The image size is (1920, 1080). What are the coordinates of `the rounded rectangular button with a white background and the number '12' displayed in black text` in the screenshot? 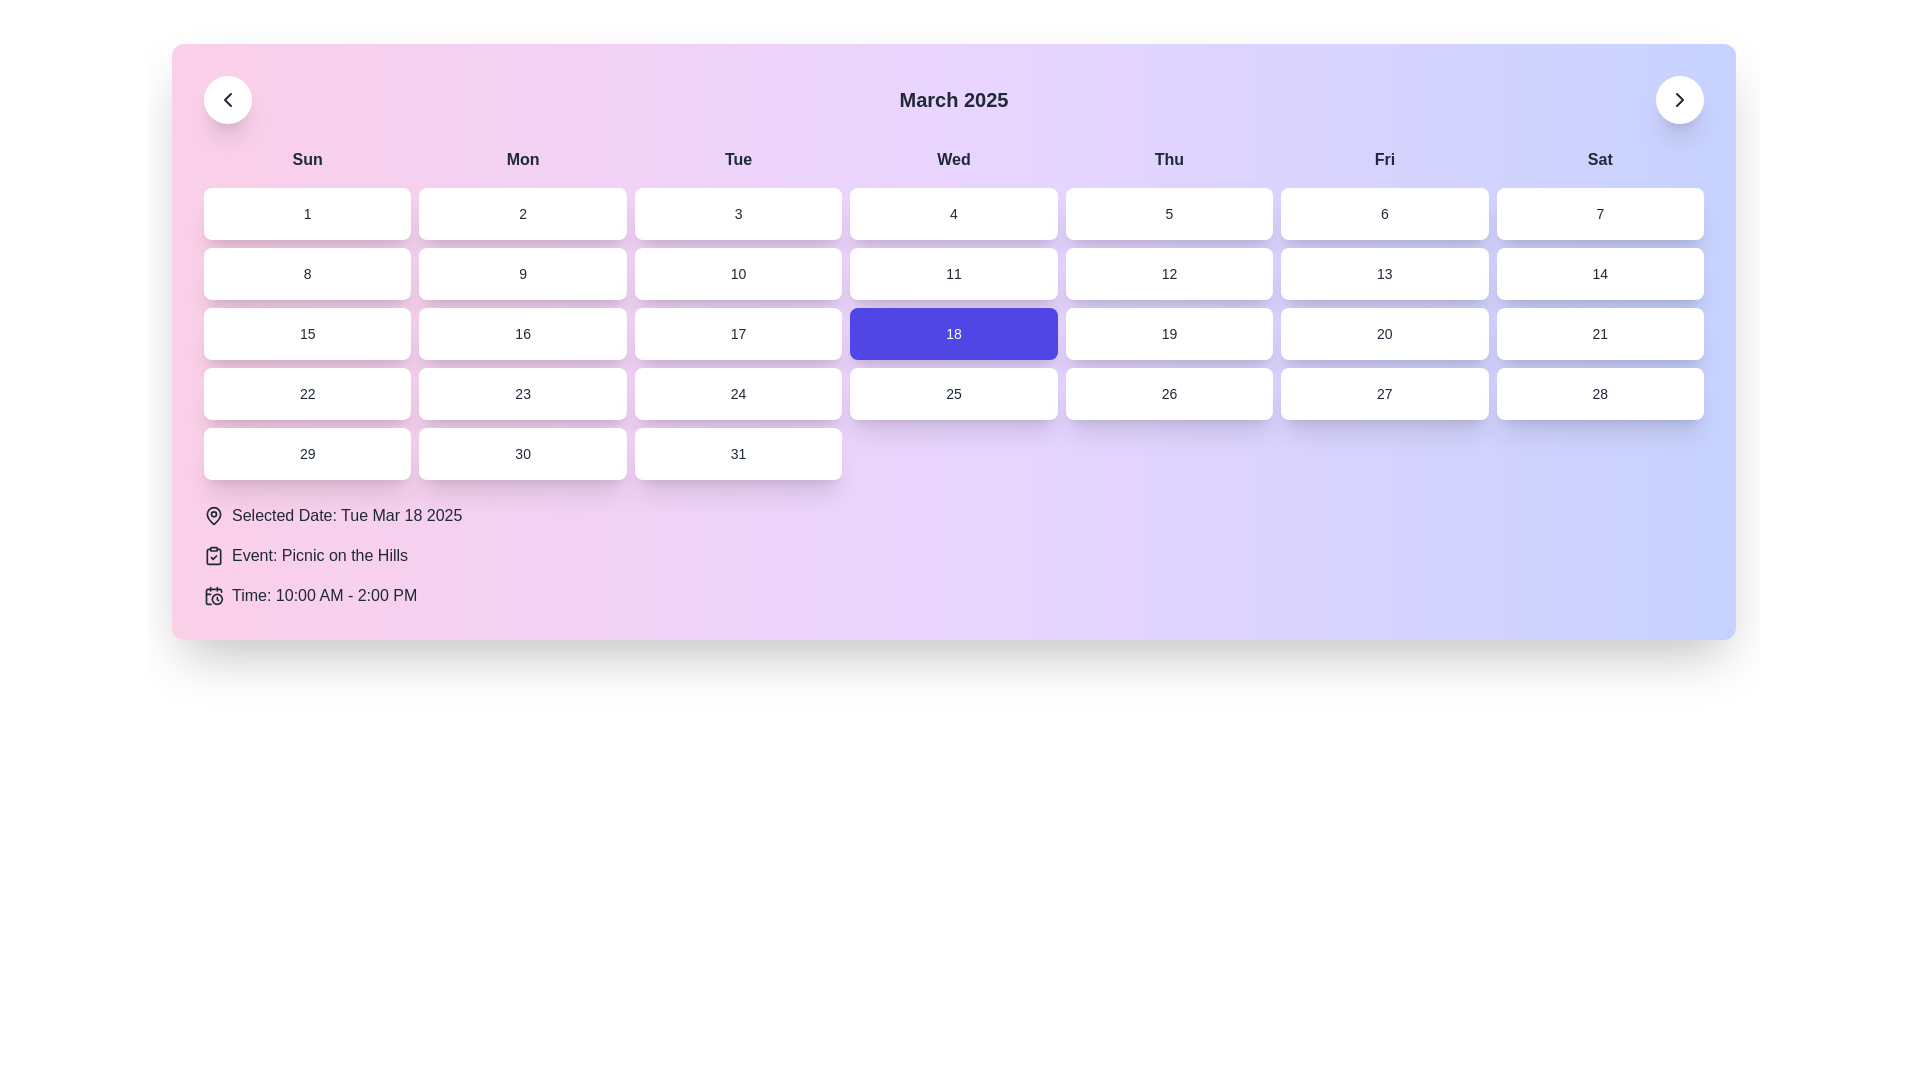 It's located at (1169, 273).